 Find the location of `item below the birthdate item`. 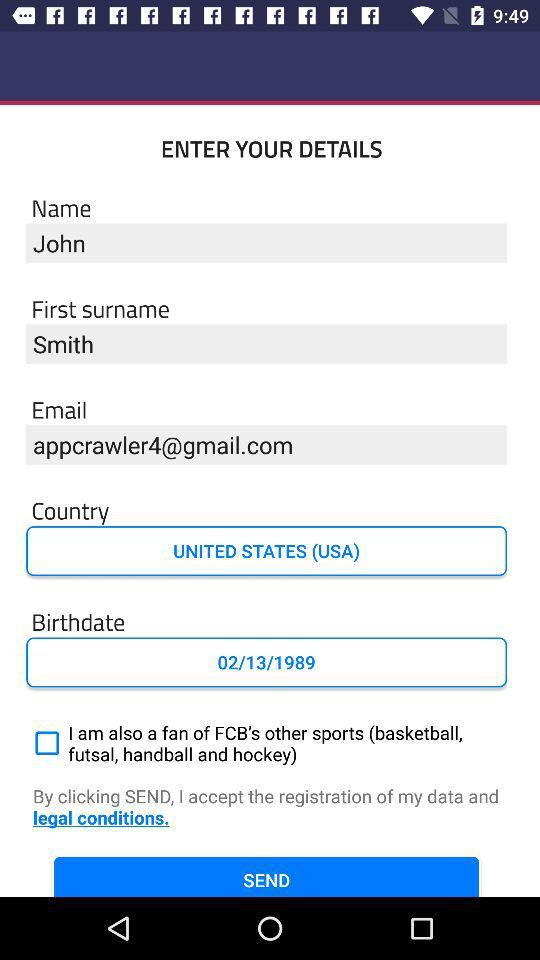

item below the birthdate item is located at coordinates (266, 662).